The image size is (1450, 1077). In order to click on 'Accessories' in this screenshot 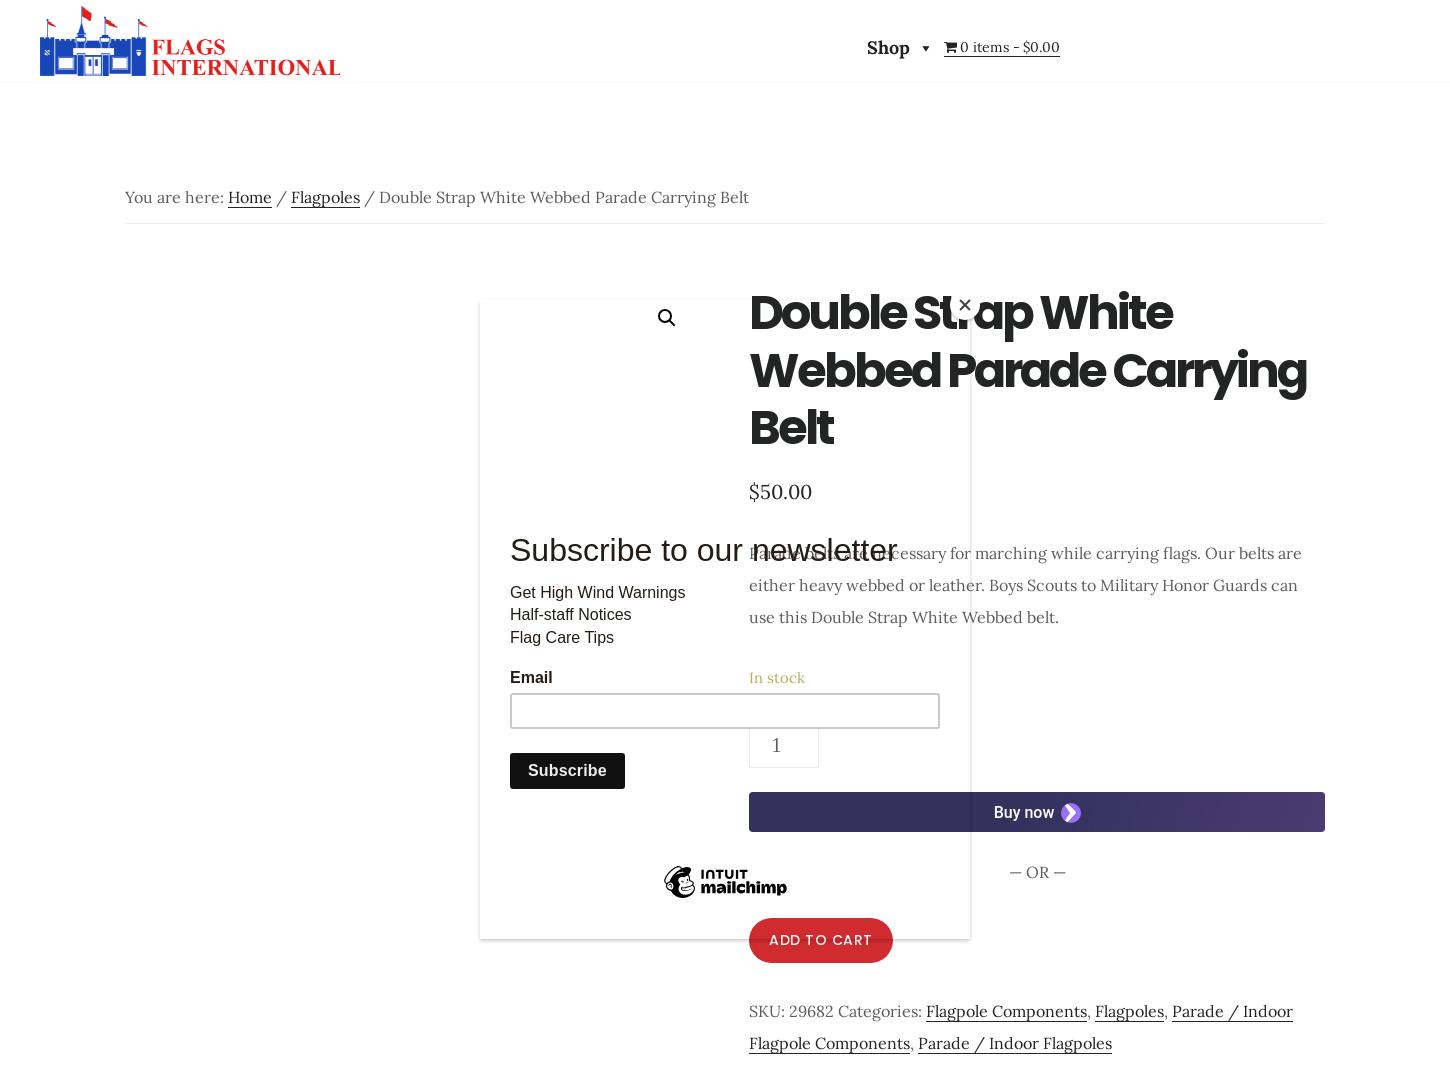, I will do `click(1042, 109)`.